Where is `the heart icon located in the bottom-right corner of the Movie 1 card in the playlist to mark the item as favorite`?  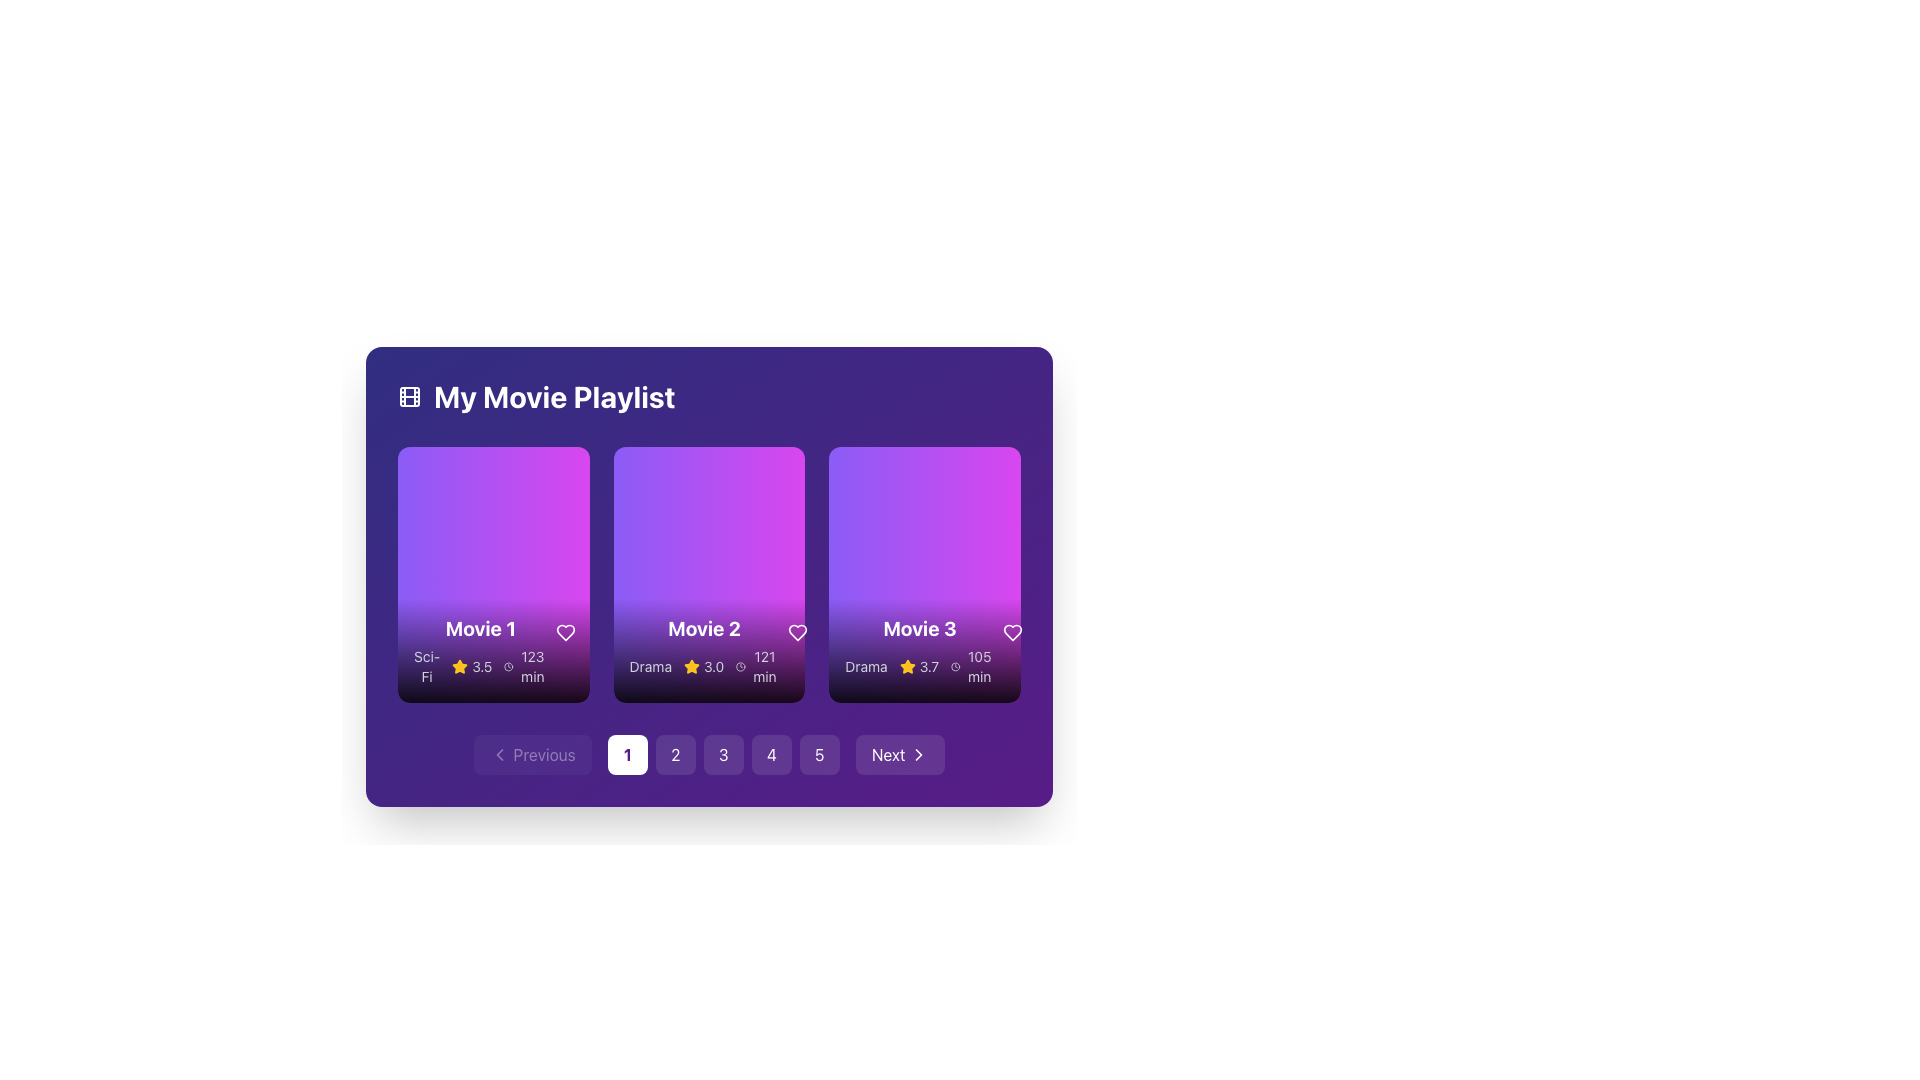 the heart icon located in the bottom-right corner of the Movie 1 card in the playlist to mark the item as favorite is located at coordinates (564, 632).